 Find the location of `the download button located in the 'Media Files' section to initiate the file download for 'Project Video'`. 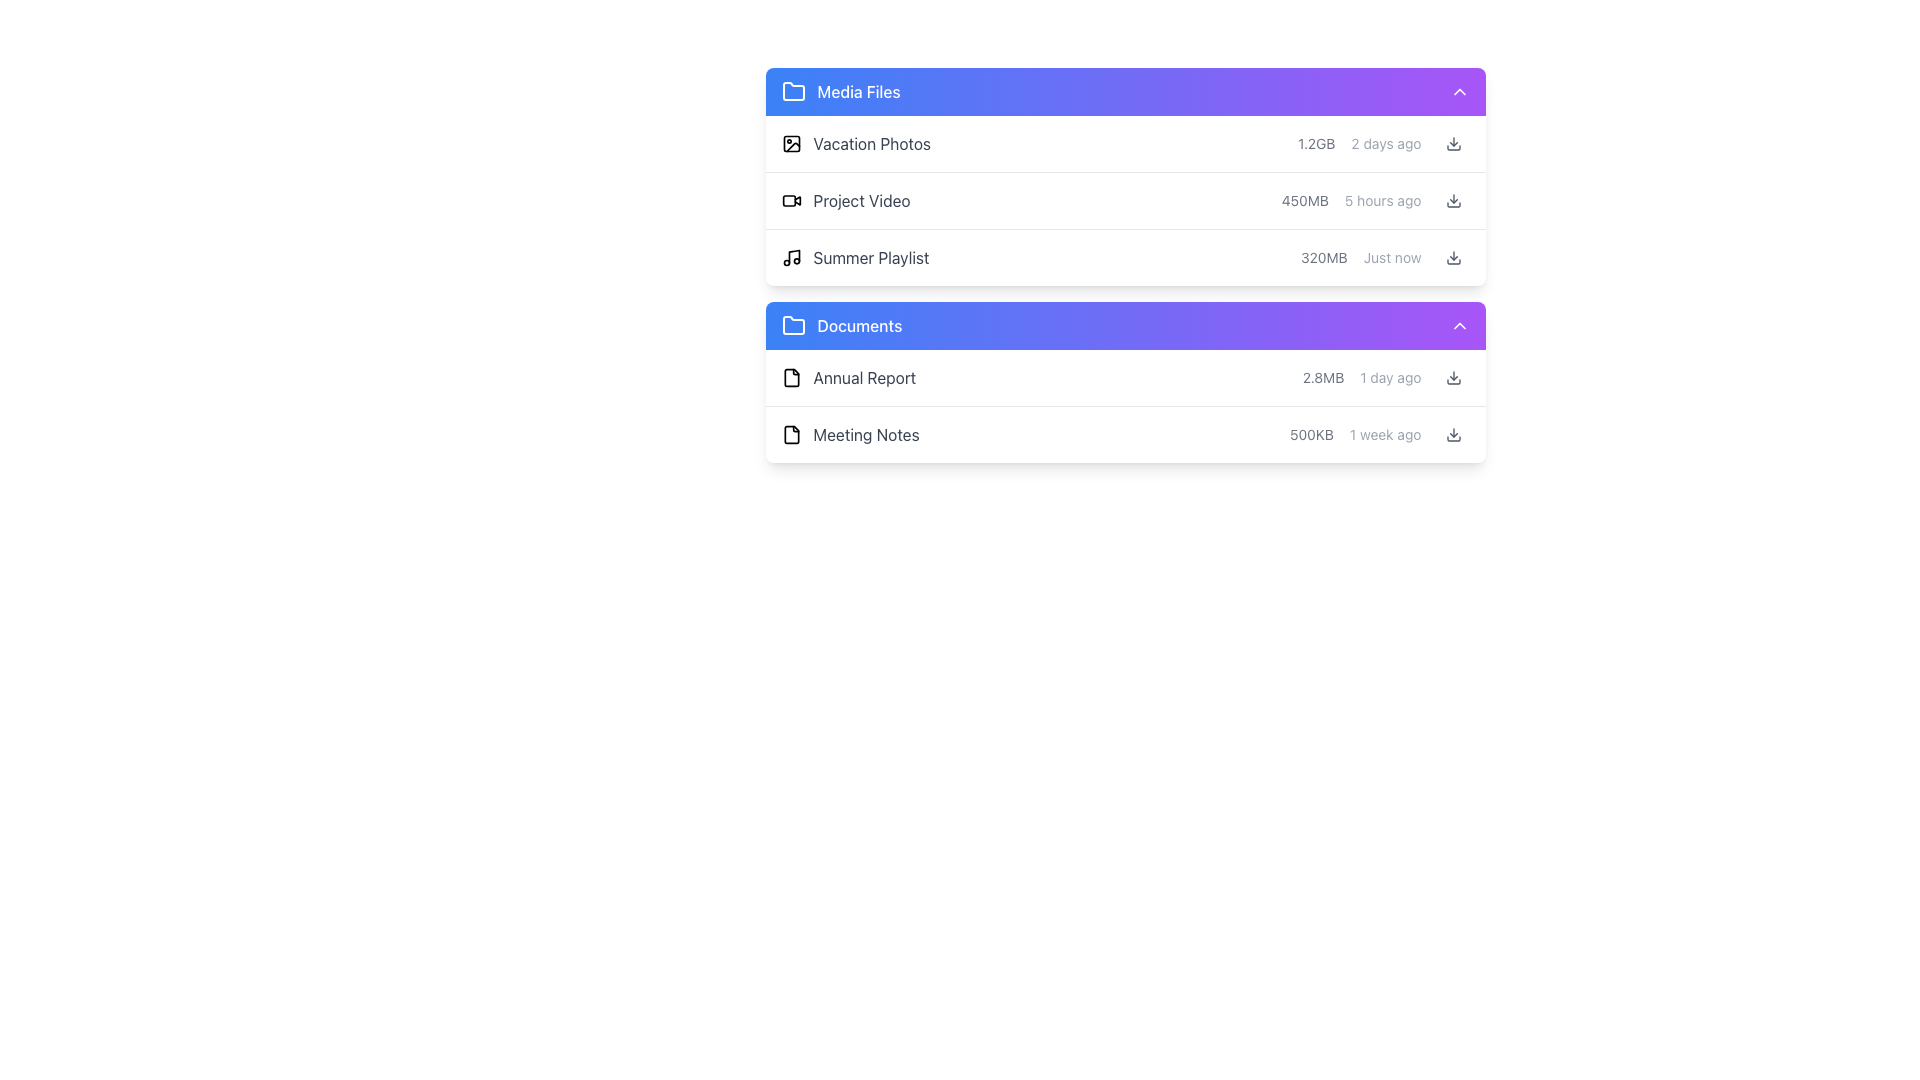

the download button located in the 'Media Files' section to initiate the file download for 'Project Video' is located at coordinates (1453, 200).